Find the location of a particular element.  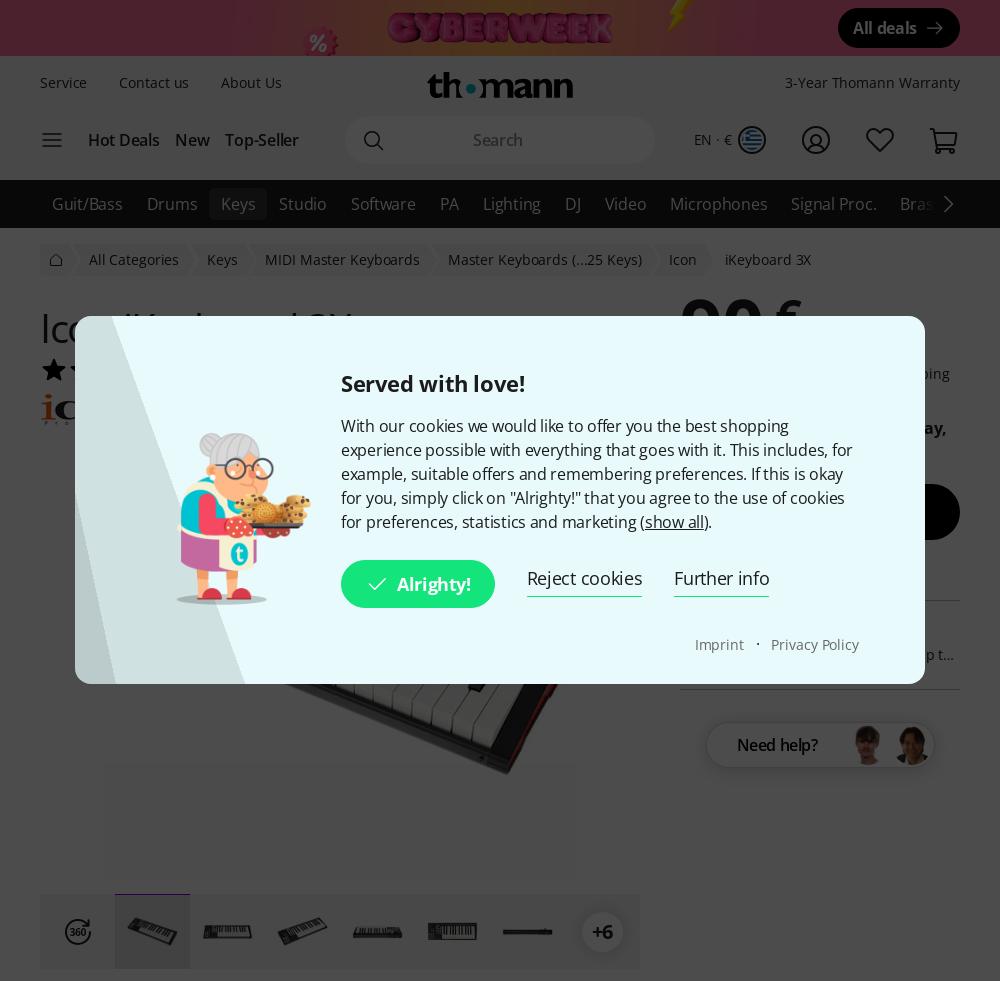

'Icon iKeyboard 3X' is located at coordinates (194, 326).